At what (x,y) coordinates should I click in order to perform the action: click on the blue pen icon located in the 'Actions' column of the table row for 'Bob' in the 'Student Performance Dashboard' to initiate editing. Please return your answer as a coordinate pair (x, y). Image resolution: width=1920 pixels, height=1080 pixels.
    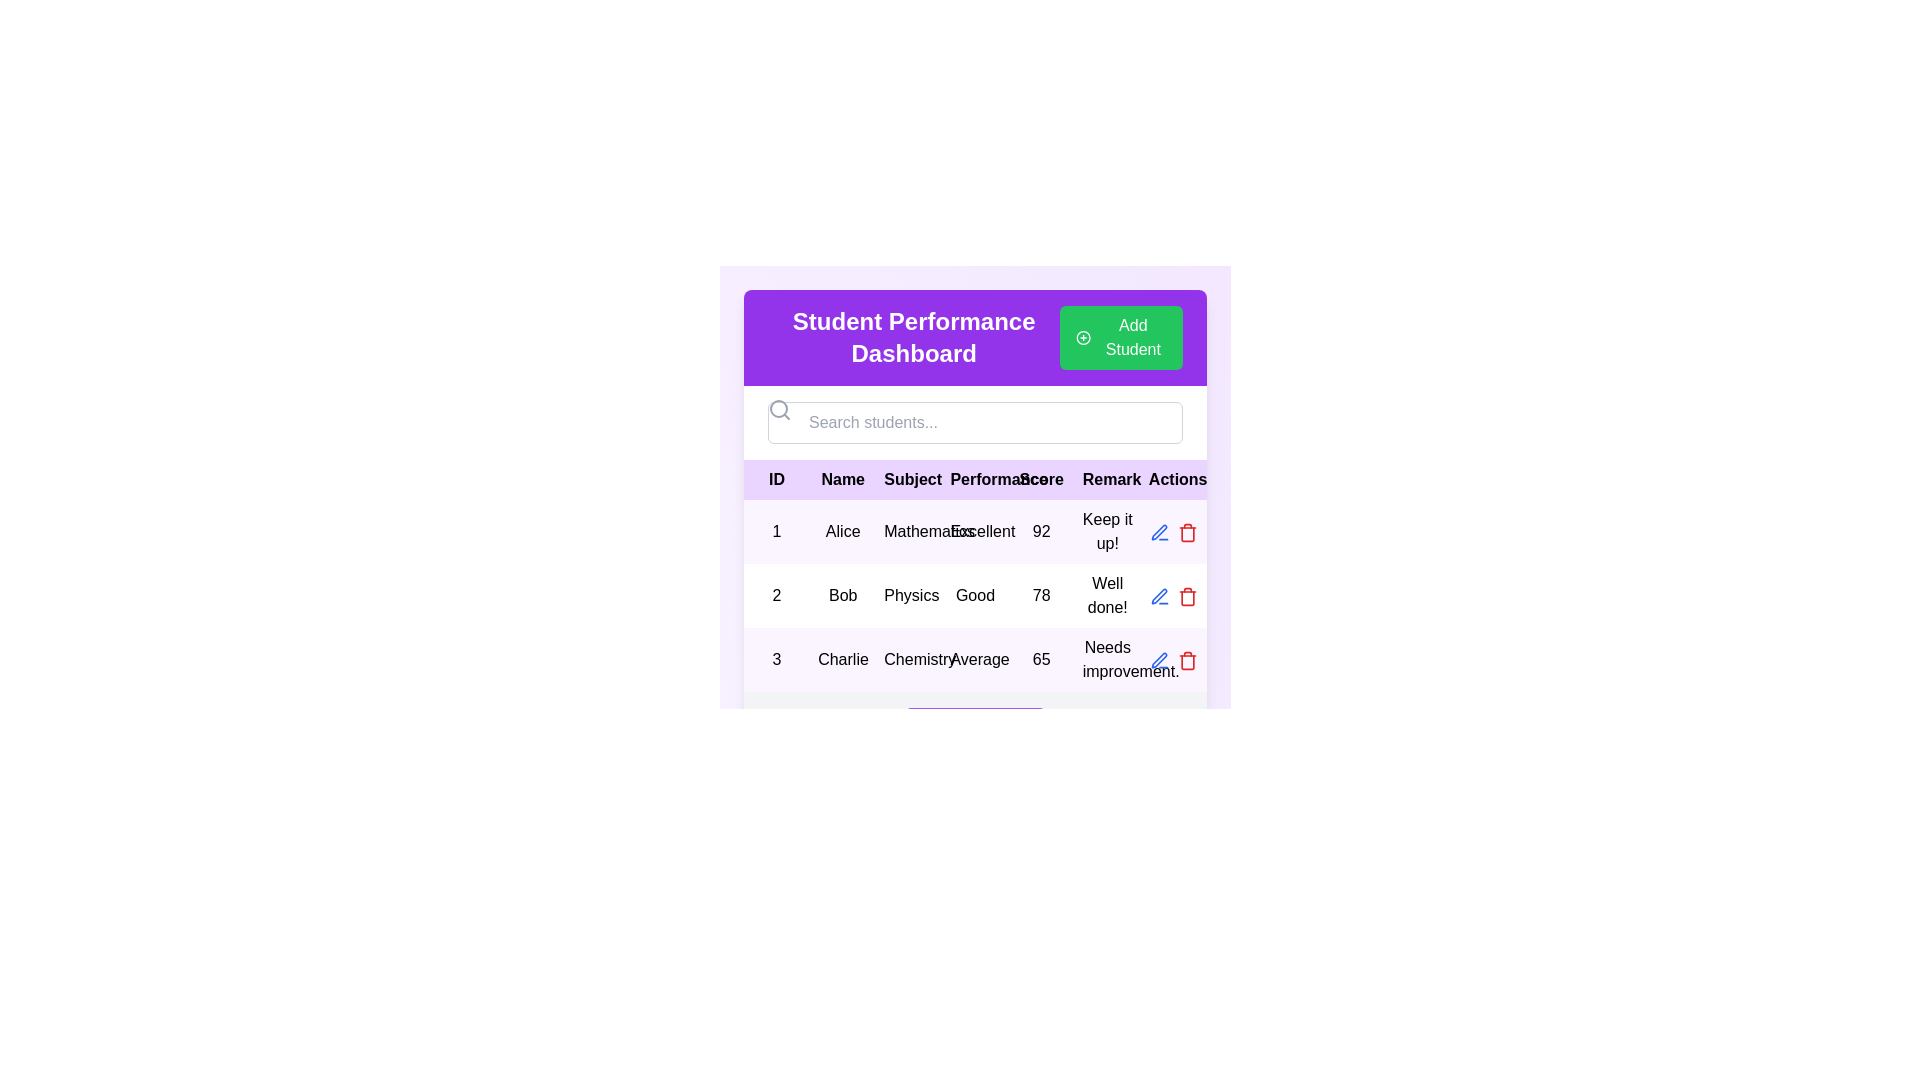
    Looking at the image, I should click on (1159, 531).